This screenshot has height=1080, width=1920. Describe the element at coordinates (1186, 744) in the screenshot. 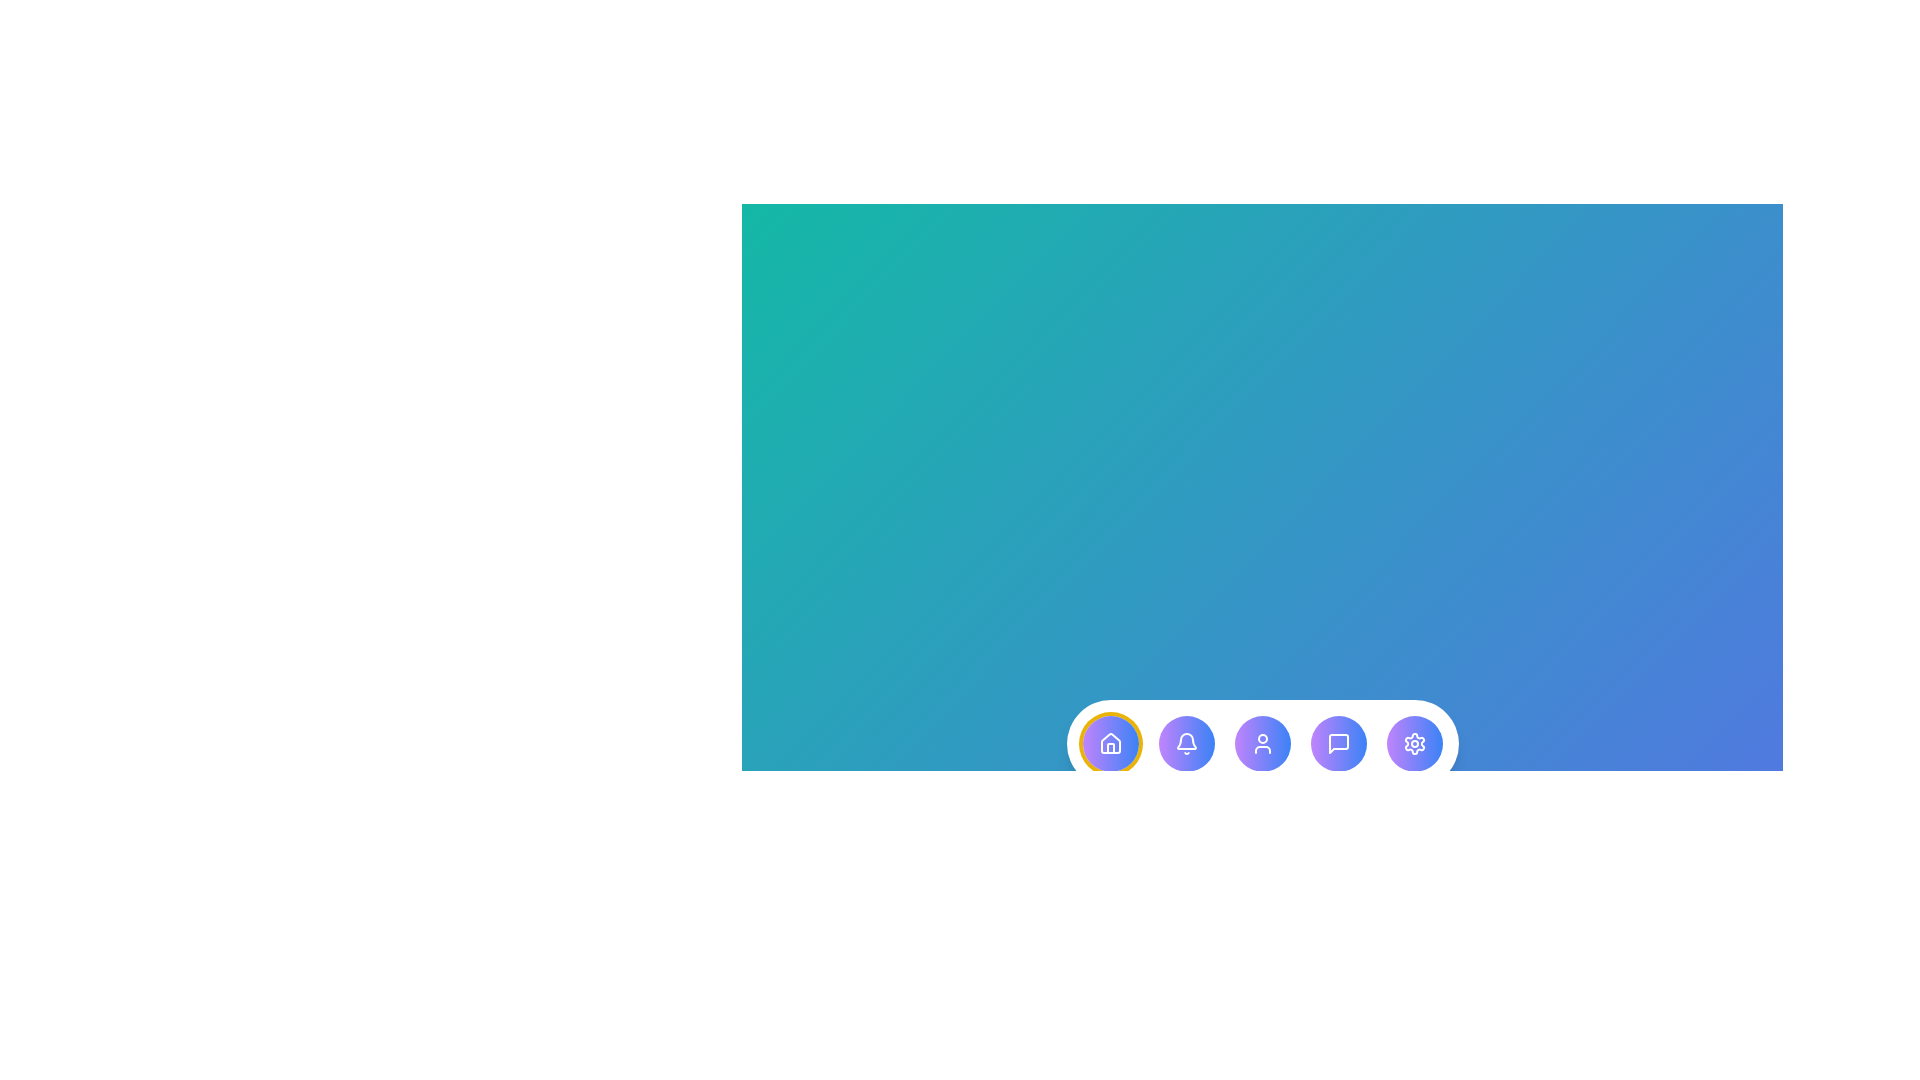

I see `the menu item Notification to view its description` at that location.